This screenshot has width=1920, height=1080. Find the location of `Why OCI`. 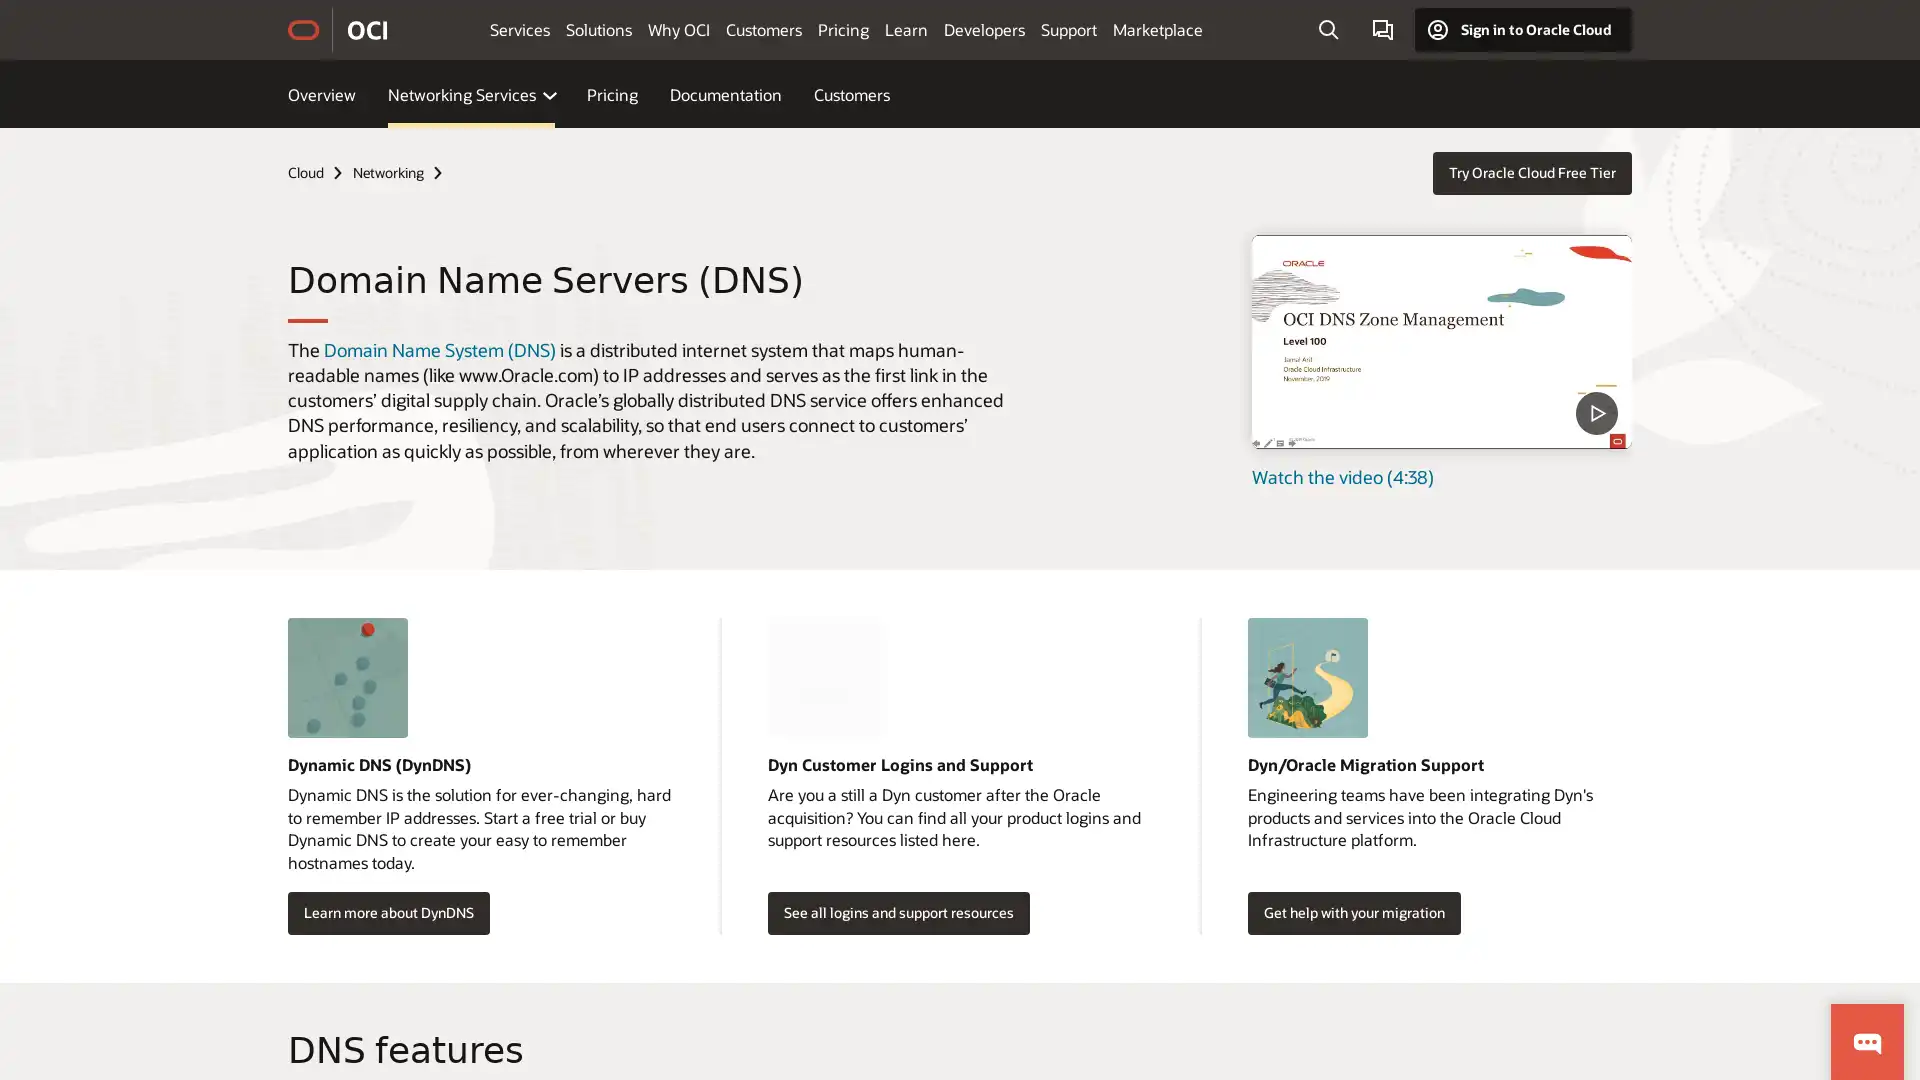

Why OCI is located at coordinates (678, 29).